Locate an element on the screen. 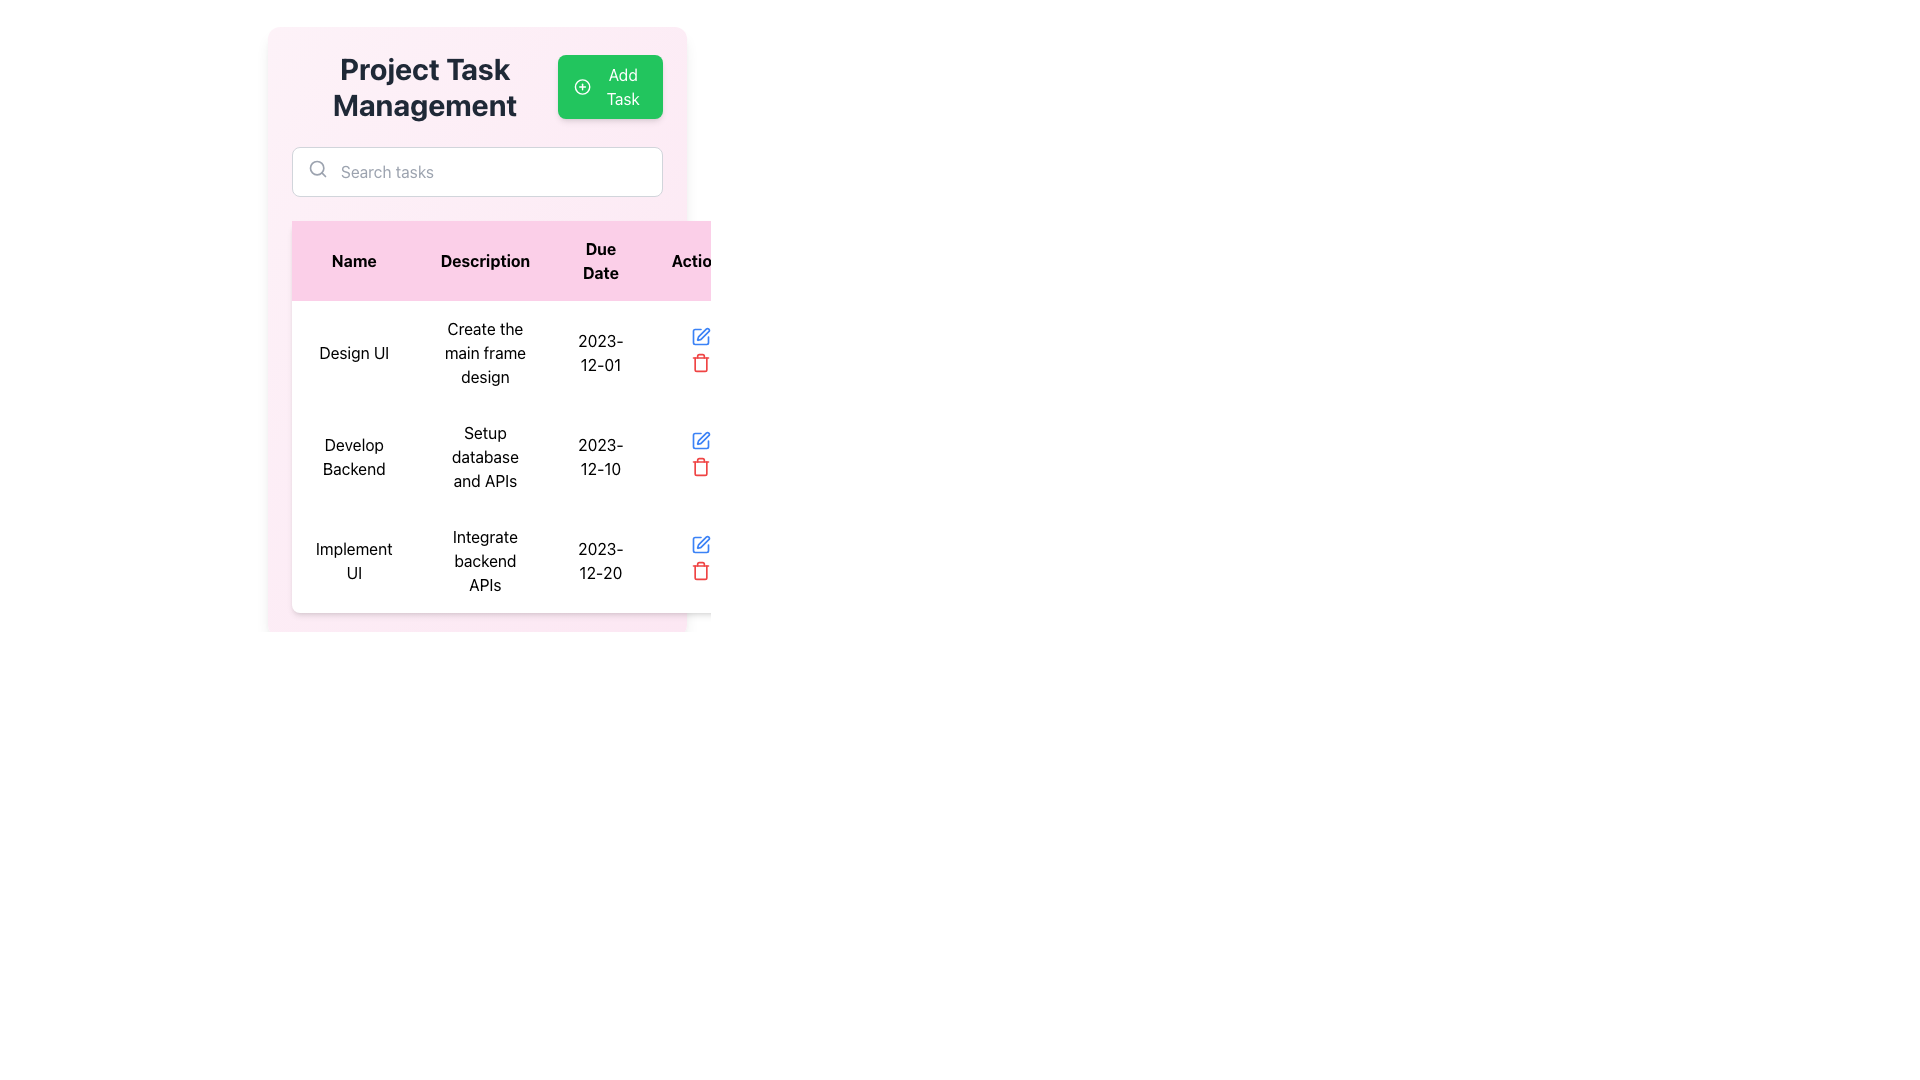  the trash icon in the 'Actions' column of the table, which is the second icon in the action section of the first row for the 'Design UI' task is located at coordinates (700, 363).